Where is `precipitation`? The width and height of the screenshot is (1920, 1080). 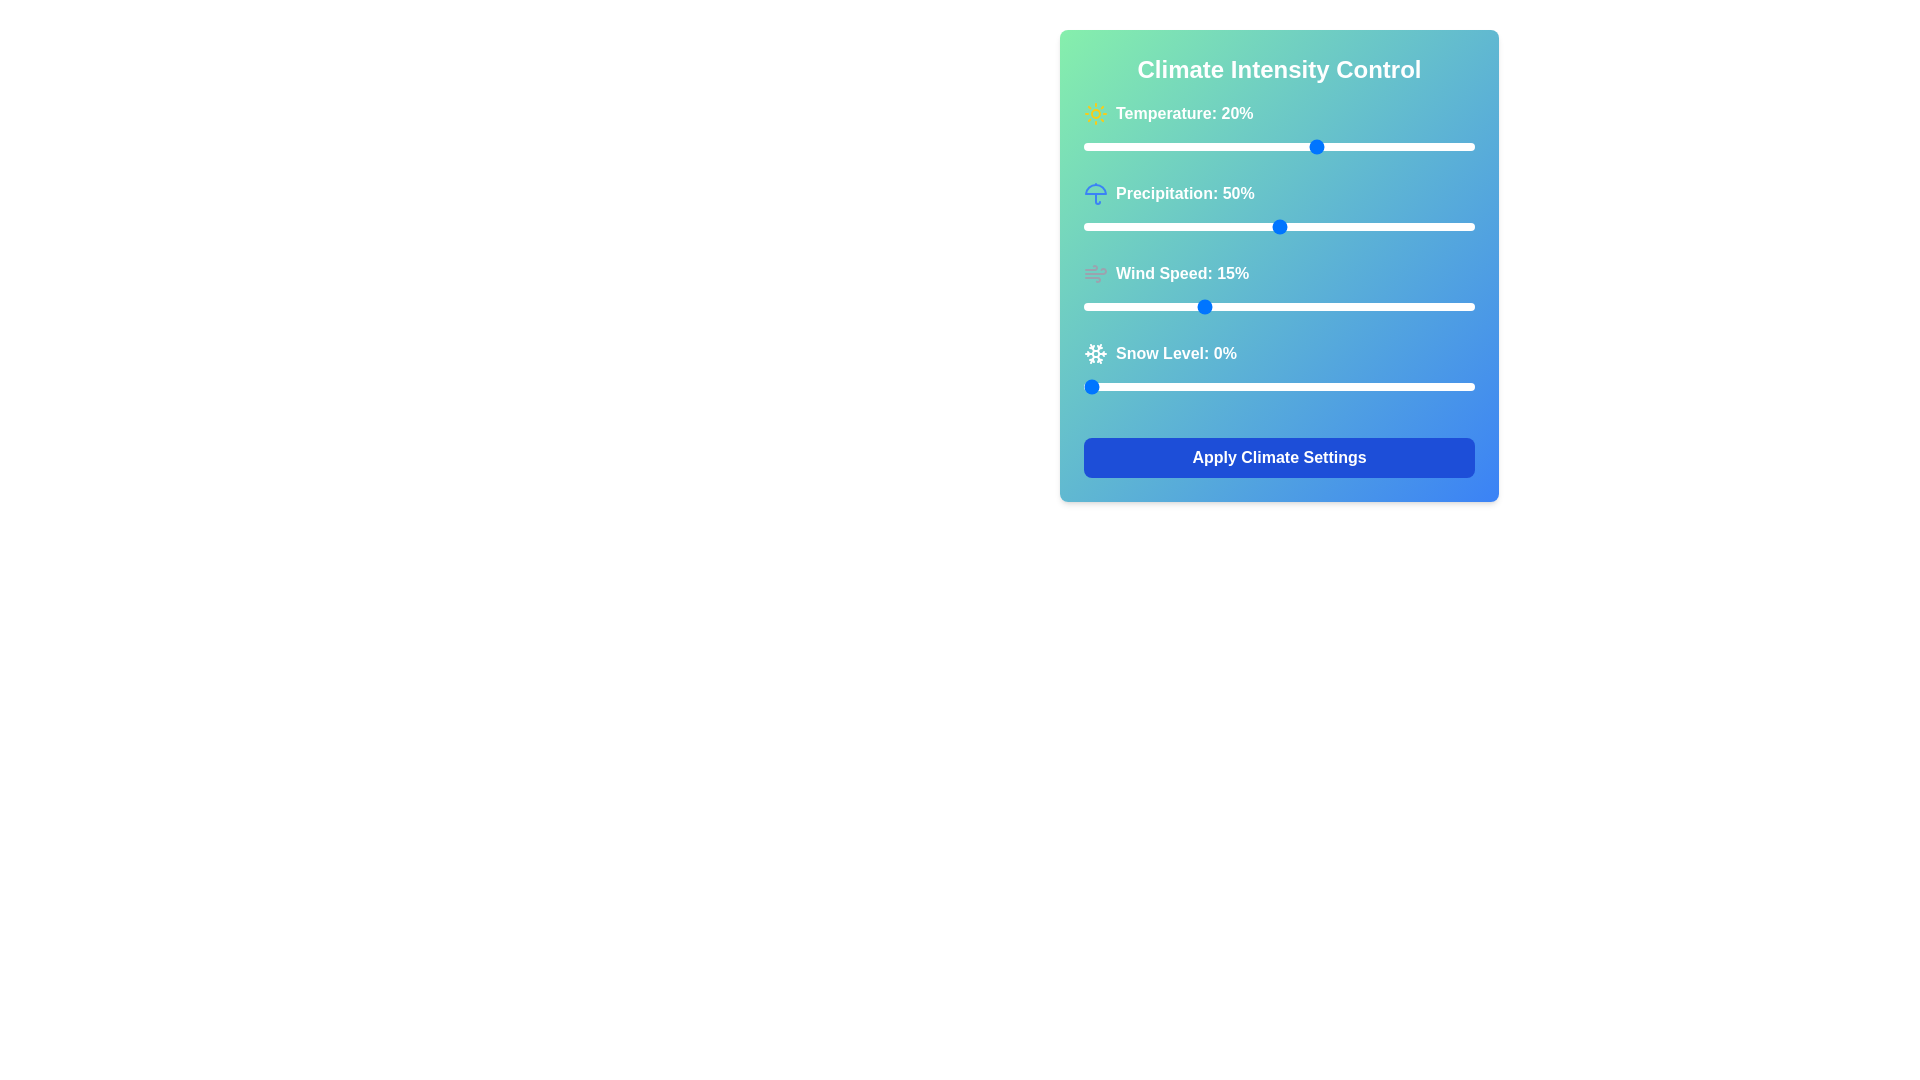
precipitation is located at coordinates (1094, 226).